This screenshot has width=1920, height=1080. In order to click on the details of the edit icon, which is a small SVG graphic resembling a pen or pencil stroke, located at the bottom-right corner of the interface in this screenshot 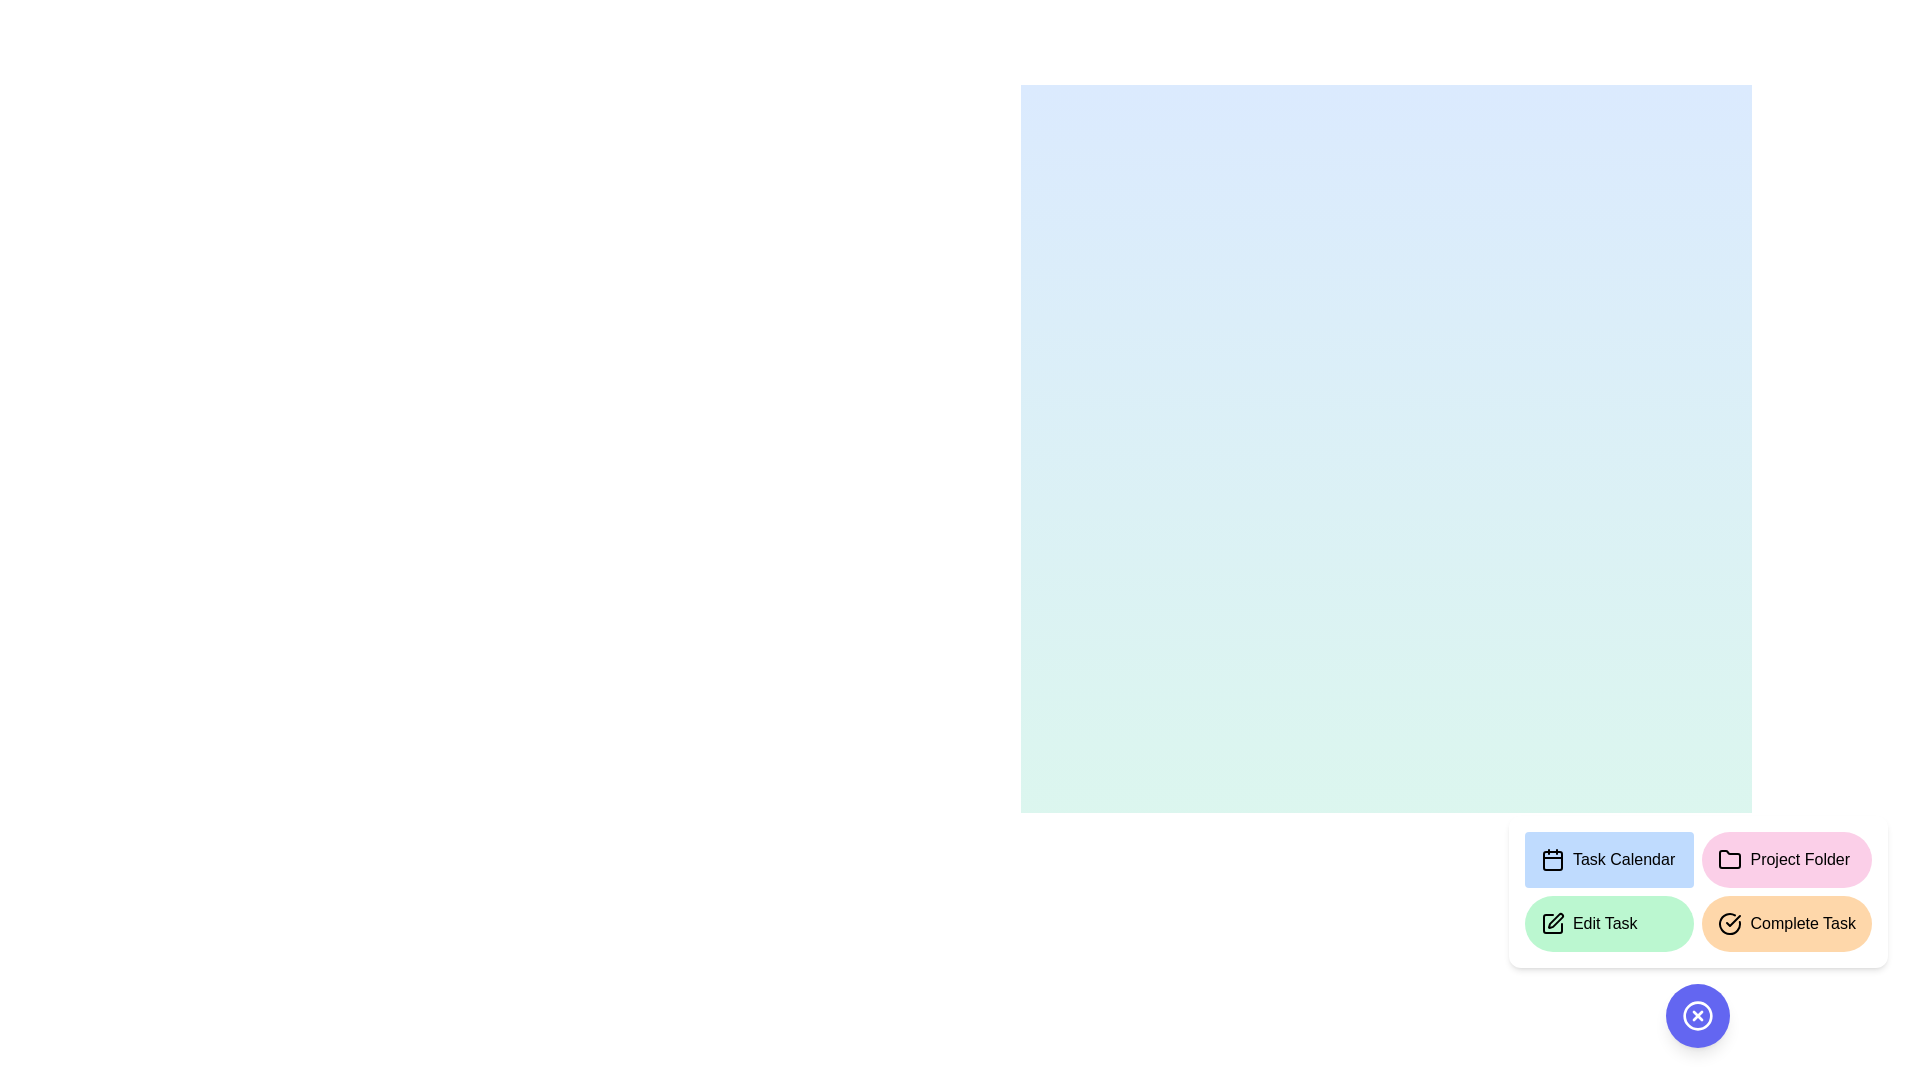, I will do `click(1554, 921)`.